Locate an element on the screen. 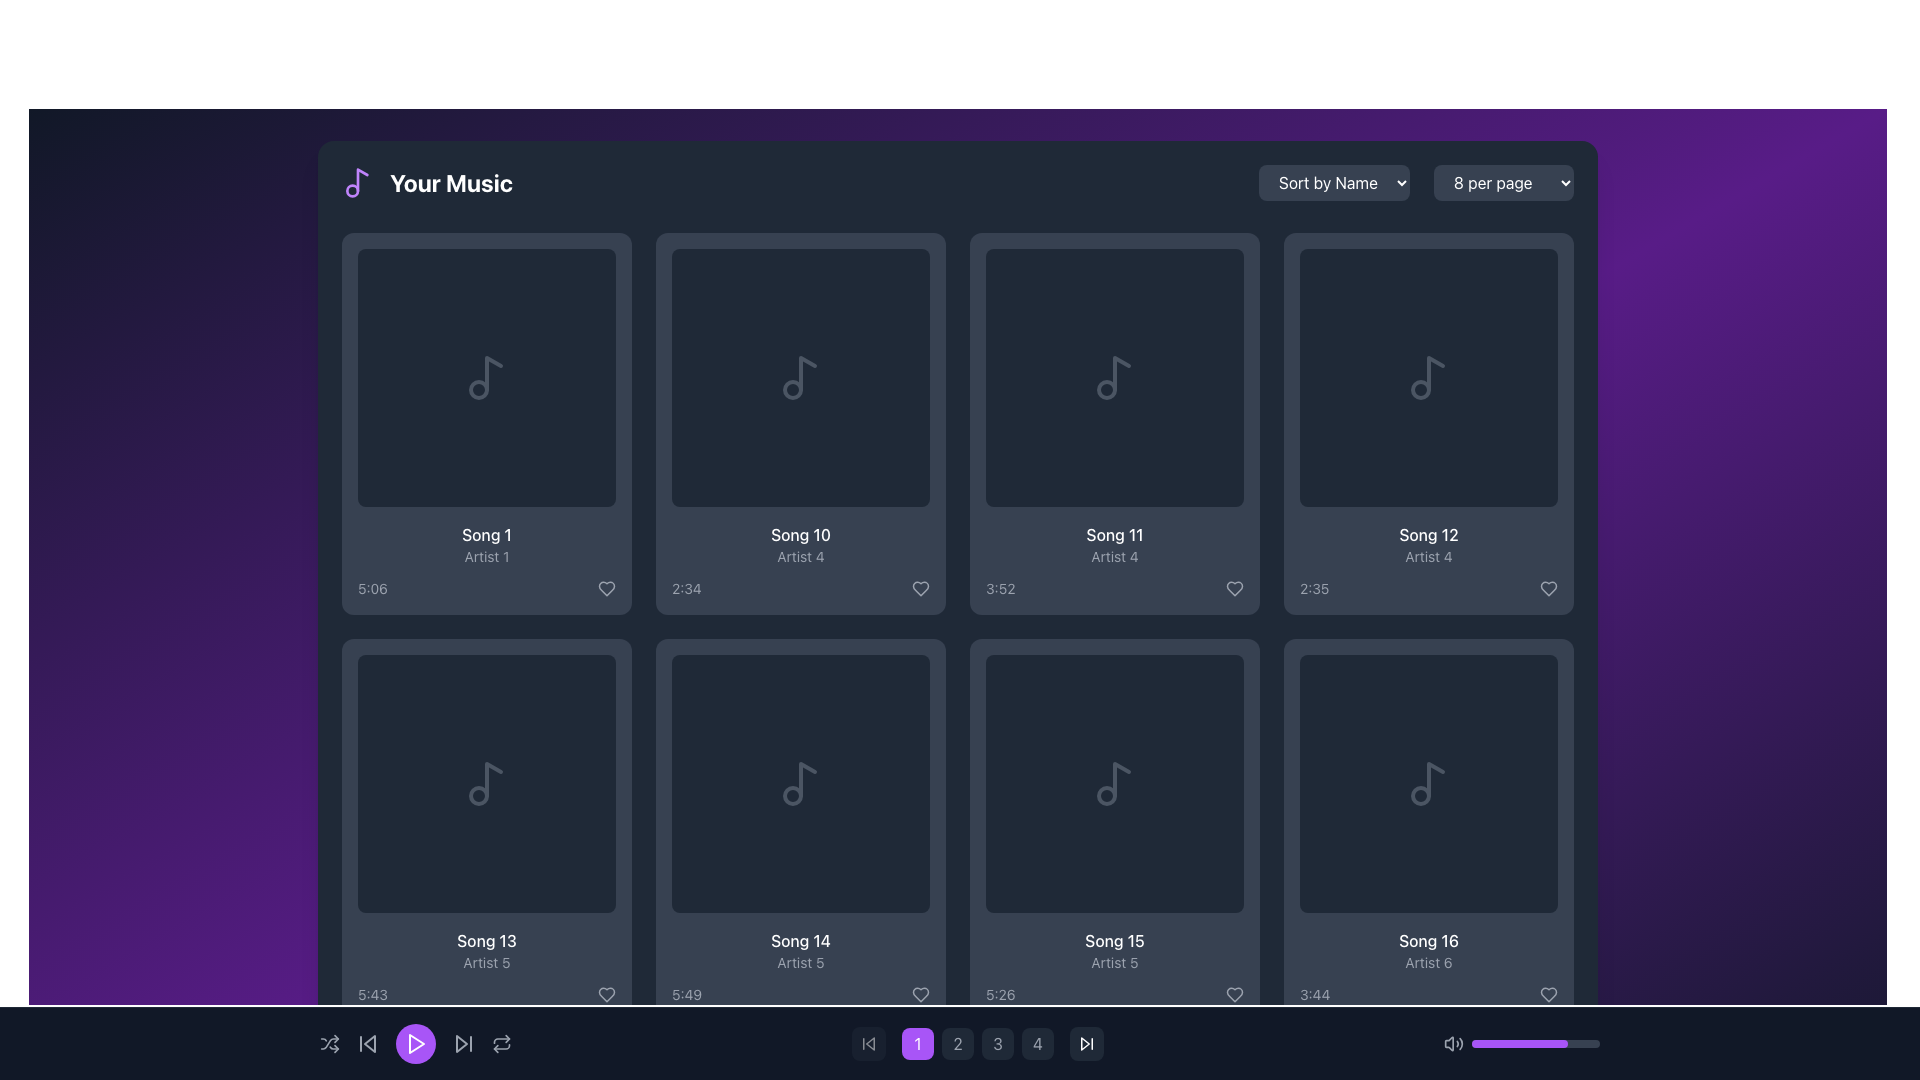 Image resolution: width=1920 pixels, height=1080 pixels. the text label displaying 'Artist 5', which is located below the title 'Song 13' and above the duration '5:43' in the song details card is located at coordinates (486, 962).